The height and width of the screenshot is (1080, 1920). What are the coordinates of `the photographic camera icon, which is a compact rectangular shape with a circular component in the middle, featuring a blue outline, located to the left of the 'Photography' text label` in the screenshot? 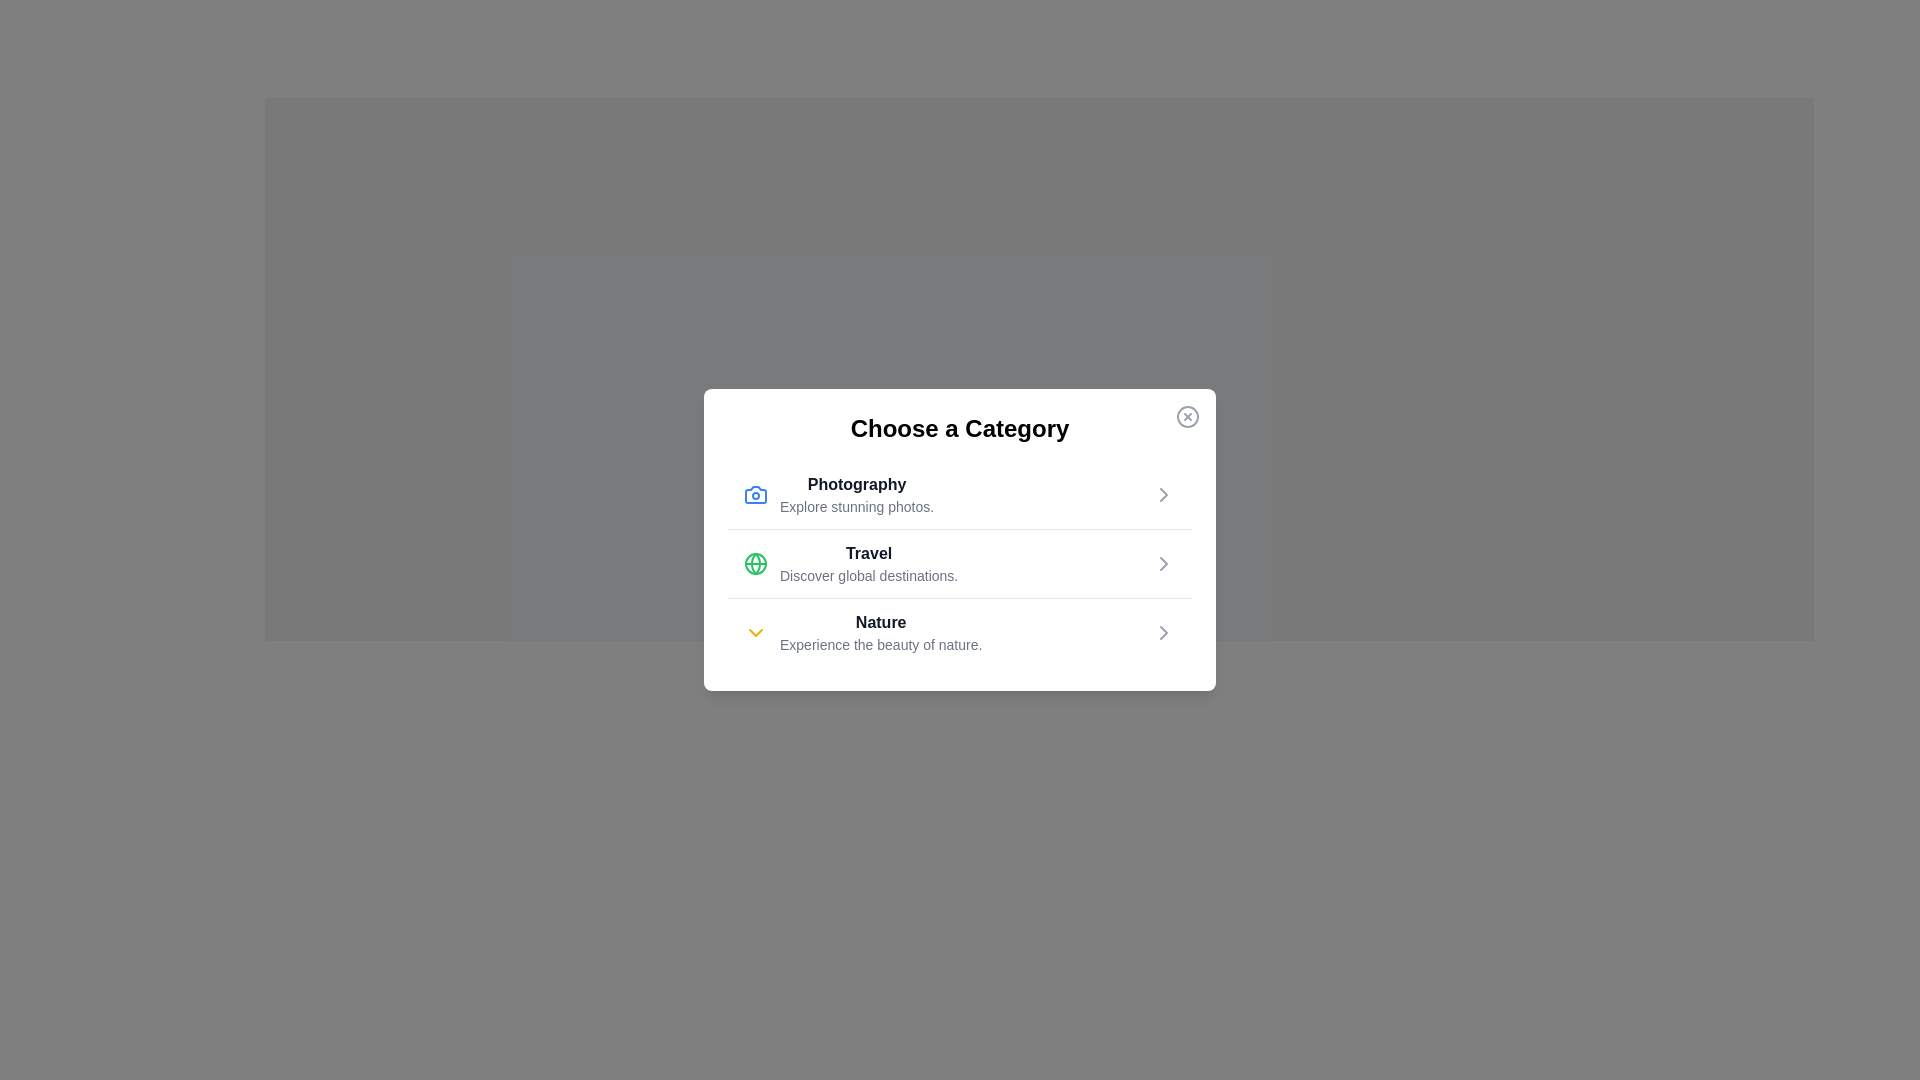 It's located at (754, 494).